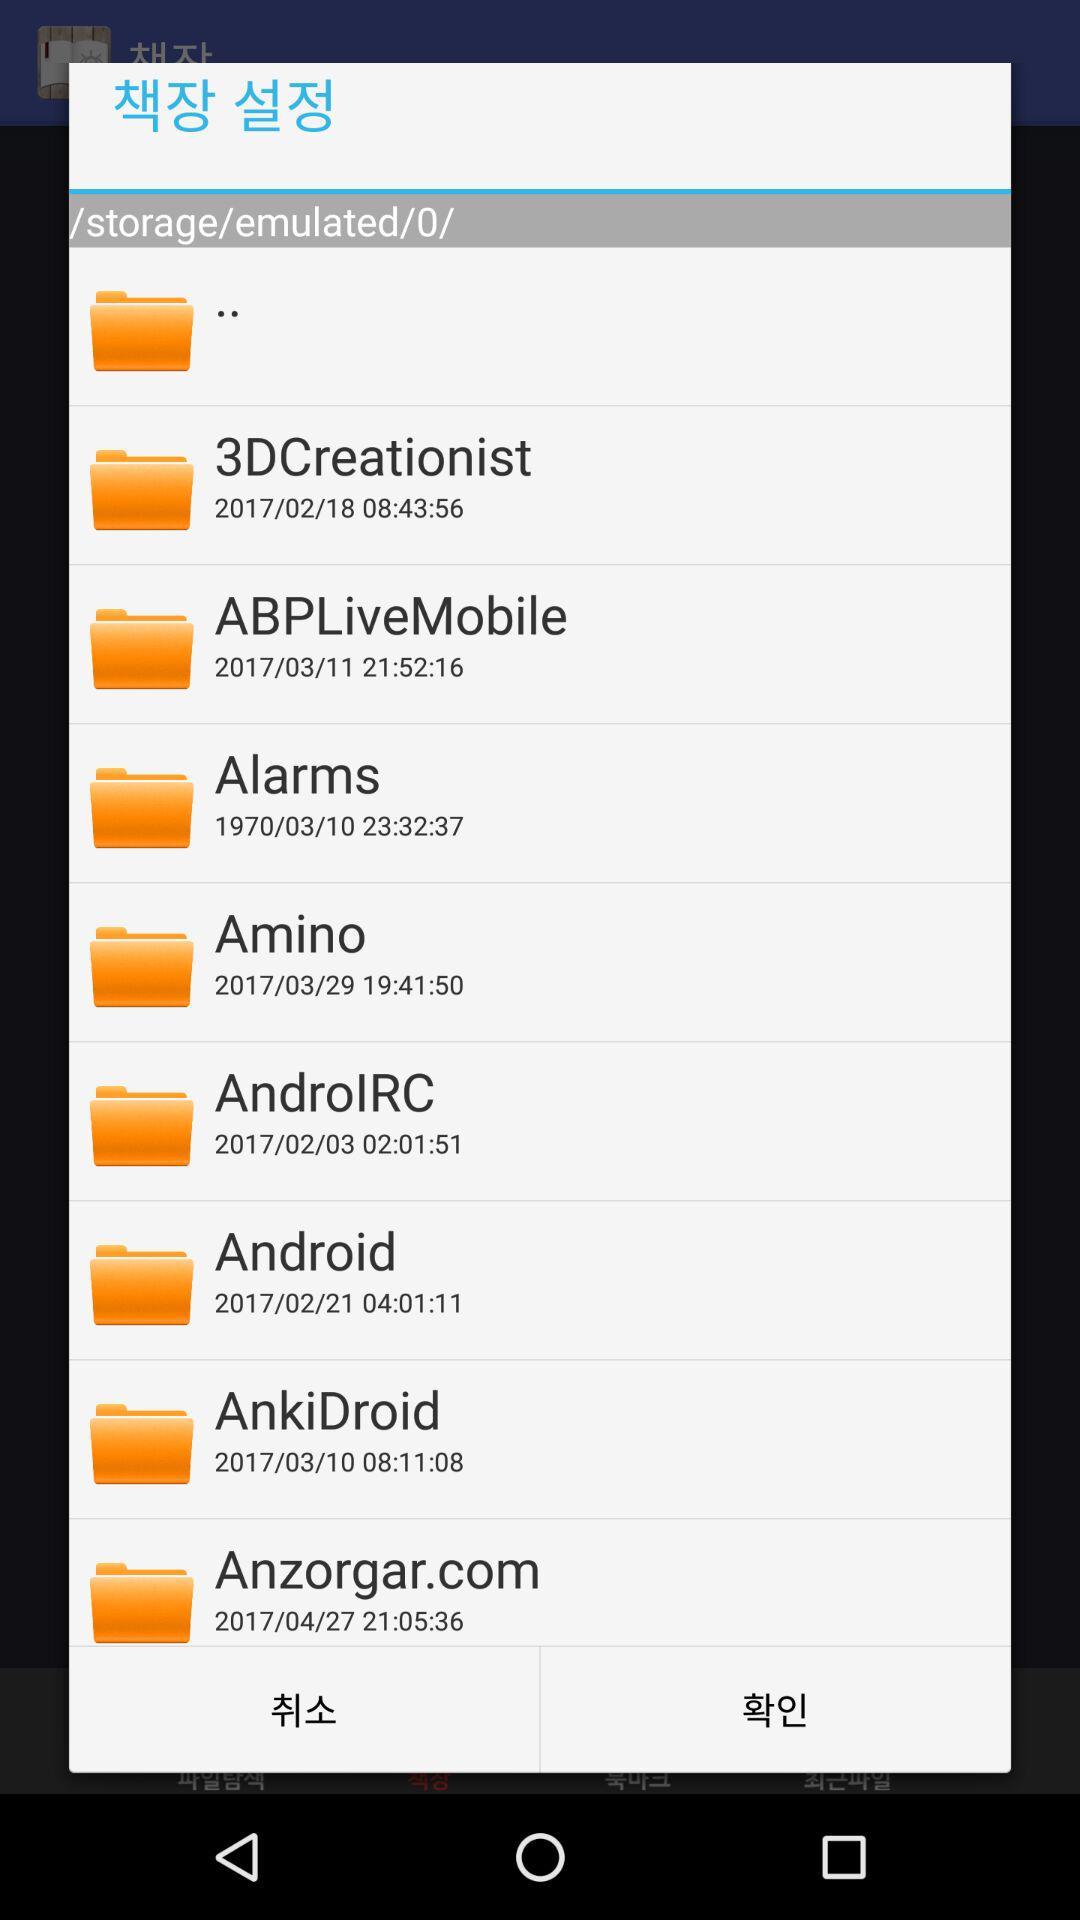 Image resolution: width=1080 pixels, height=1920 pixels. What do you see at coordinates (598, 771) in the screenshot?
I see `alarms icon` at bounding box center [598, 771].